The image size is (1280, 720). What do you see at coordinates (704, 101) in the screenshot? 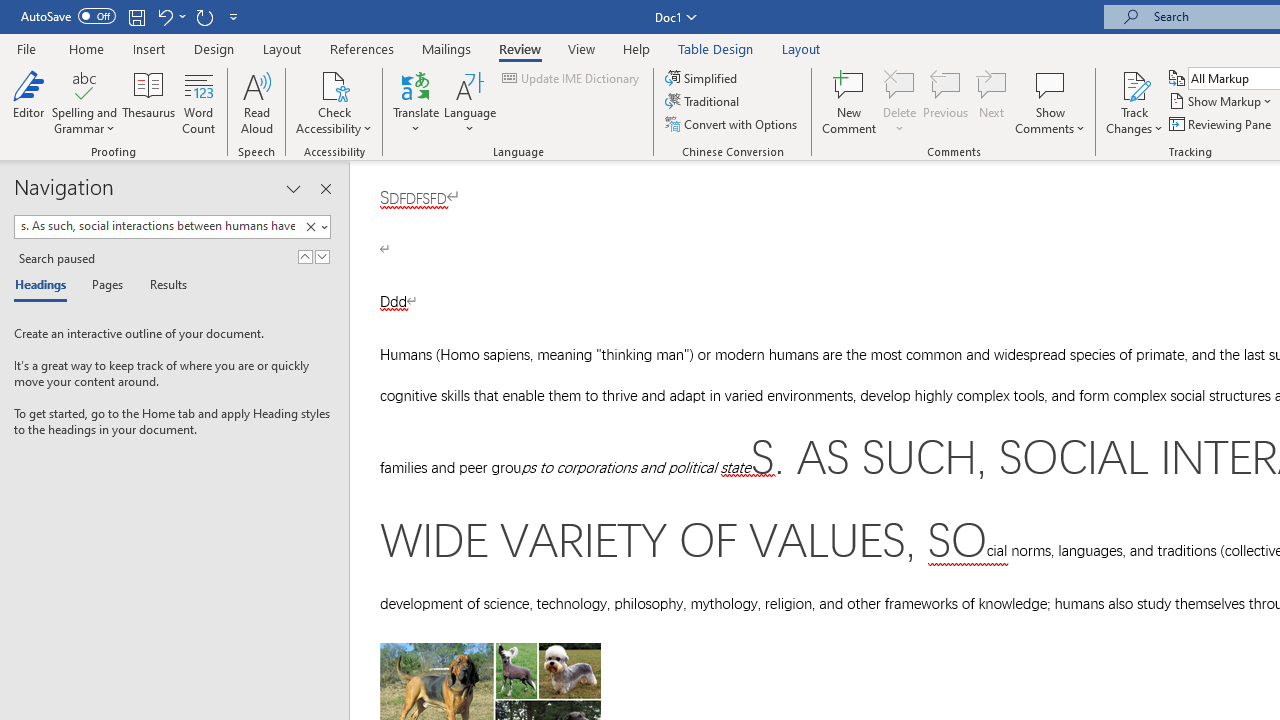
I see `'Traditional'` at bounding box center [704, 101].